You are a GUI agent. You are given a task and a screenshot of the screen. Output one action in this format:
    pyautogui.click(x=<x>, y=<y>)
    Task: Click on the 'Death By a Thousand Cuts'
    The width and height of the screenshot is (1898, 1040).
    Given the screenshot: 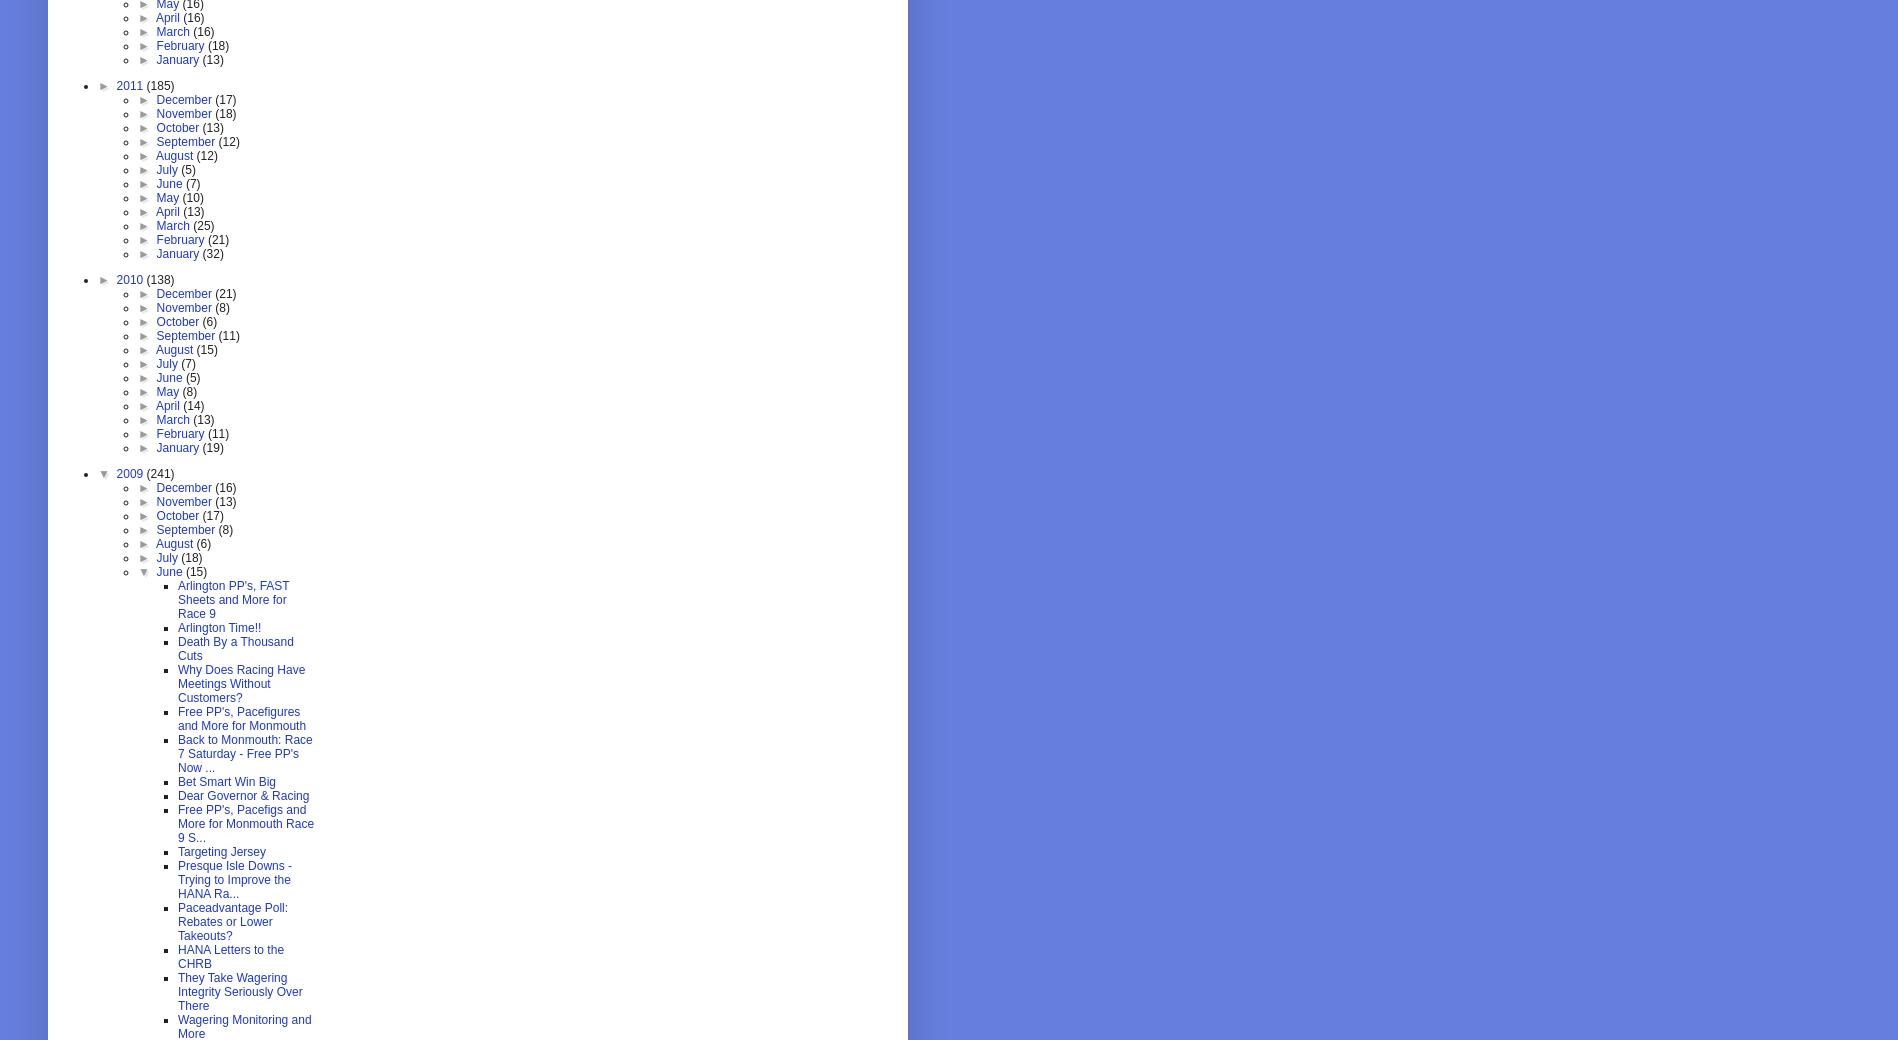 What is the action you would take?
    pyautogui.click(x=234, y=647)
    